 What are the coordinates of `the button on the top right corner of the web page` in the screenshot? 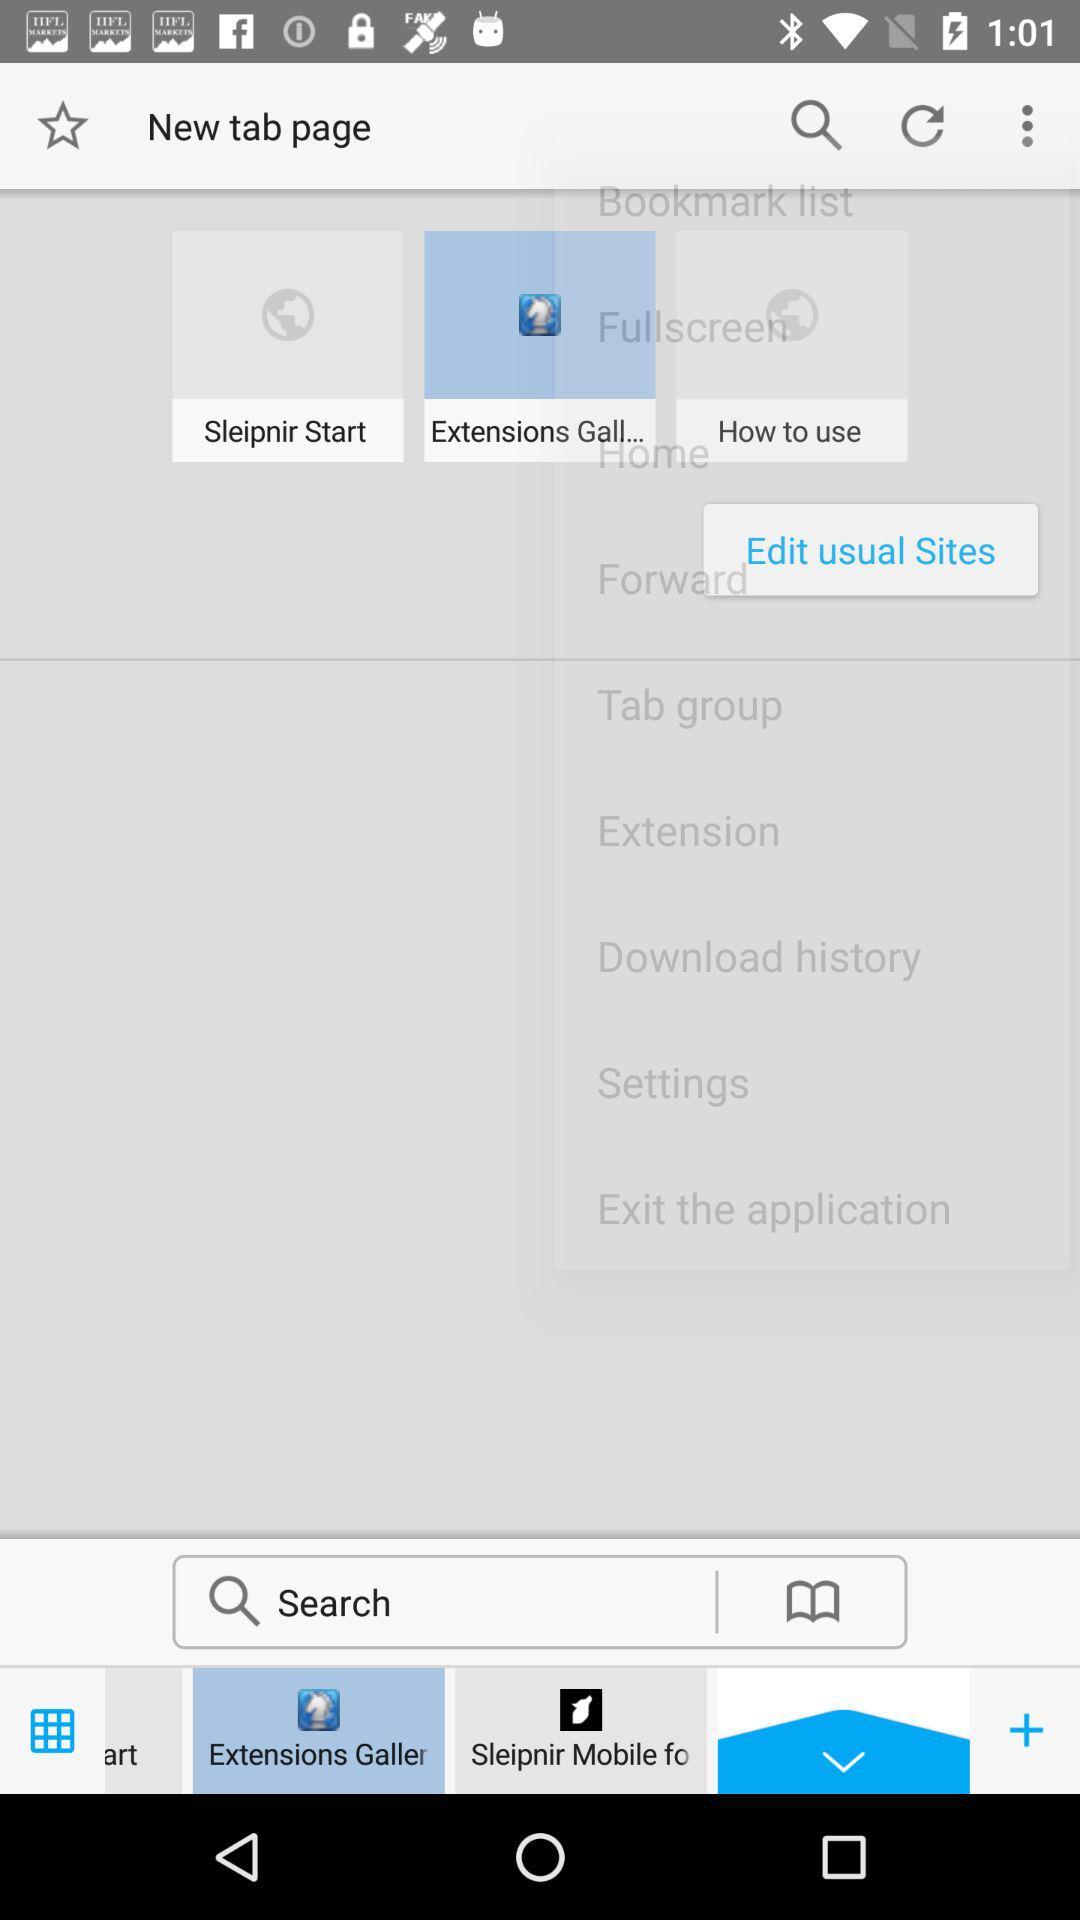 It's located at (1027, 124).